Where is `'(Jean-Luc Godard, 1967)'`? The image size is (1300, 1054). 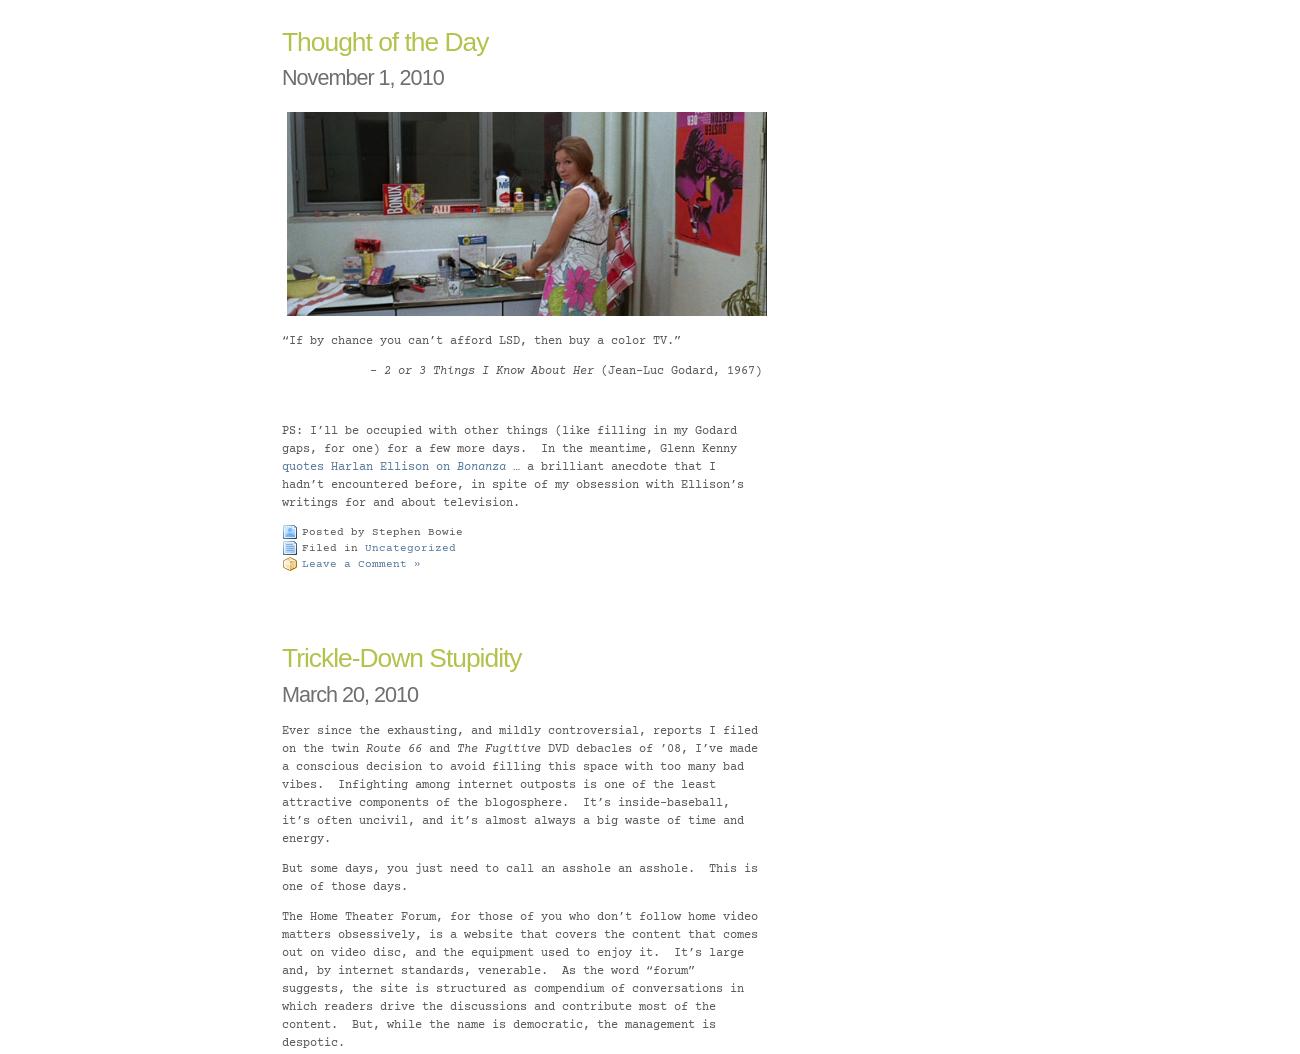
'(Jean-Luc Godard, 1967)' is located at coordinates (676, 369).